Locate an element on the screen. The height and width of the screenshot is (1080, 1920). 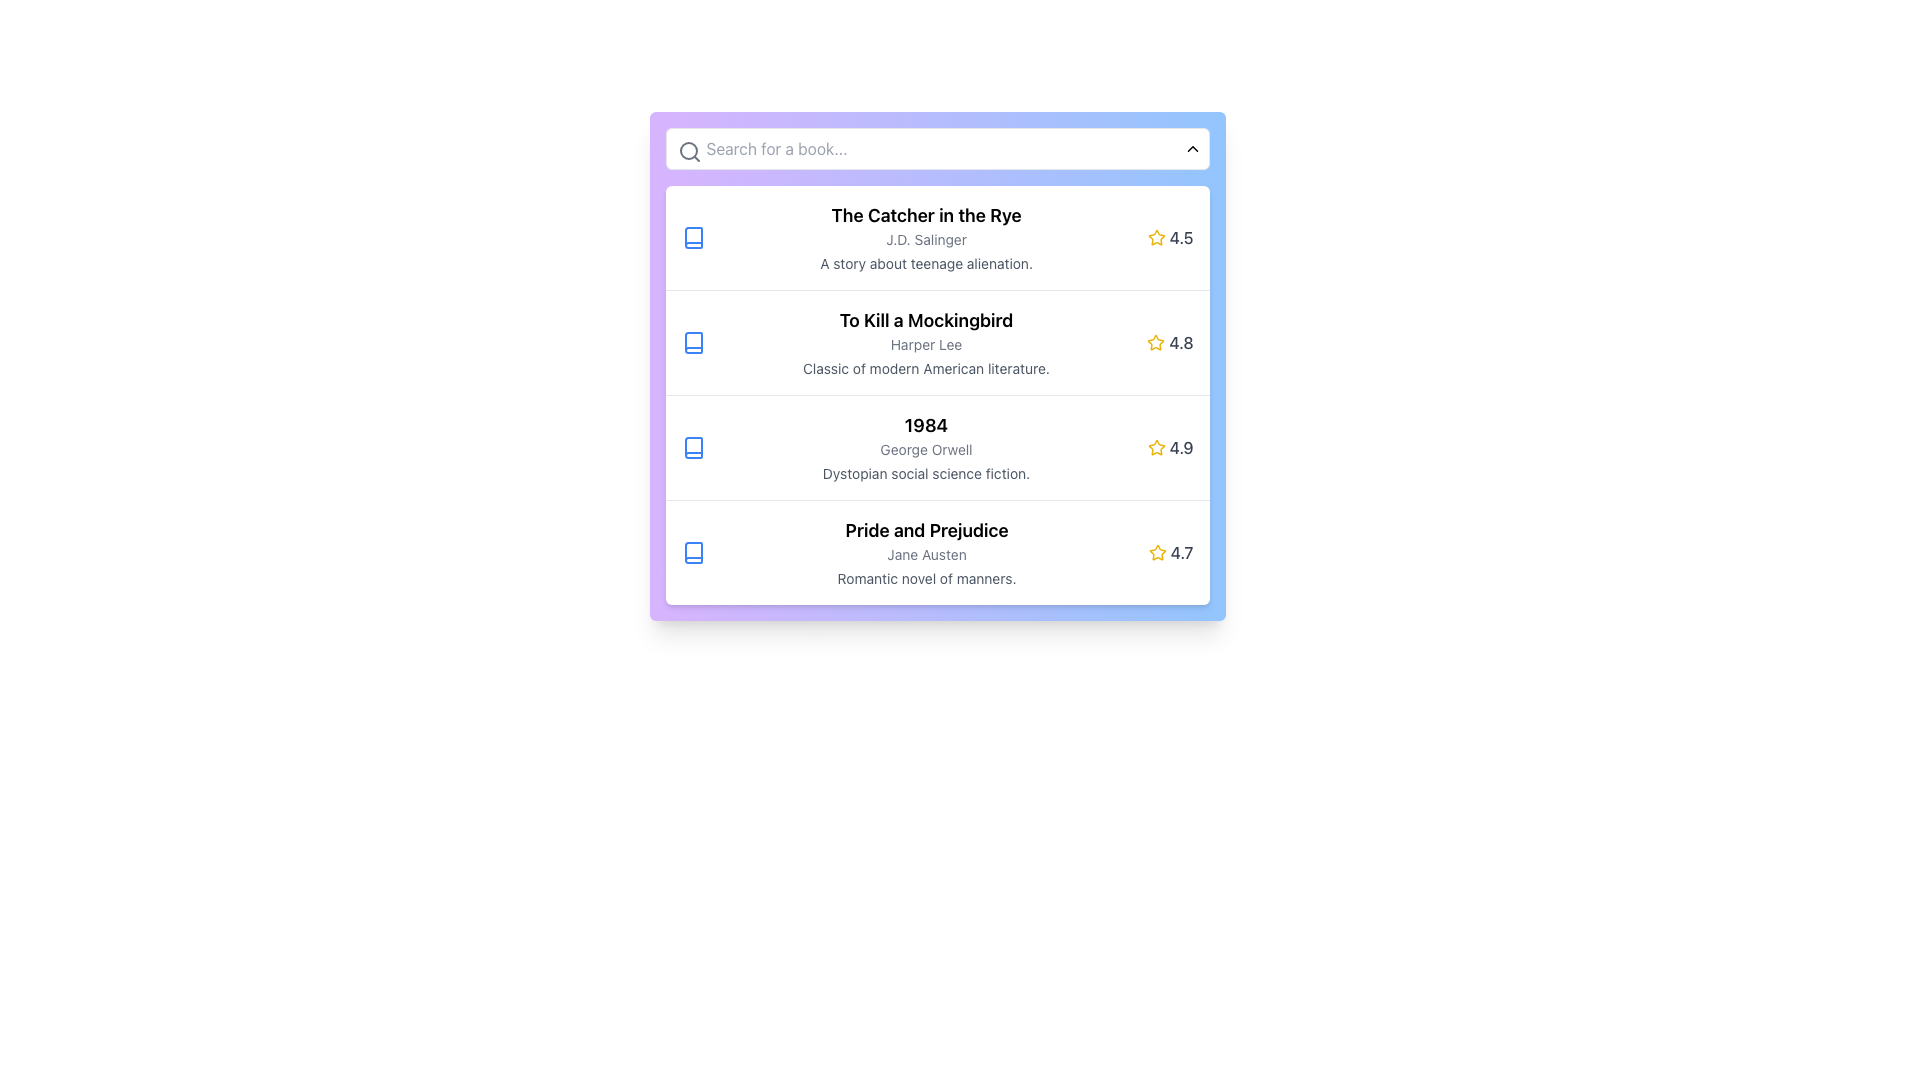
text label displaying 'Classic of modern American literature.' which is positioned below the book title and author details in the book entry card is located at coordinates (925, 369).